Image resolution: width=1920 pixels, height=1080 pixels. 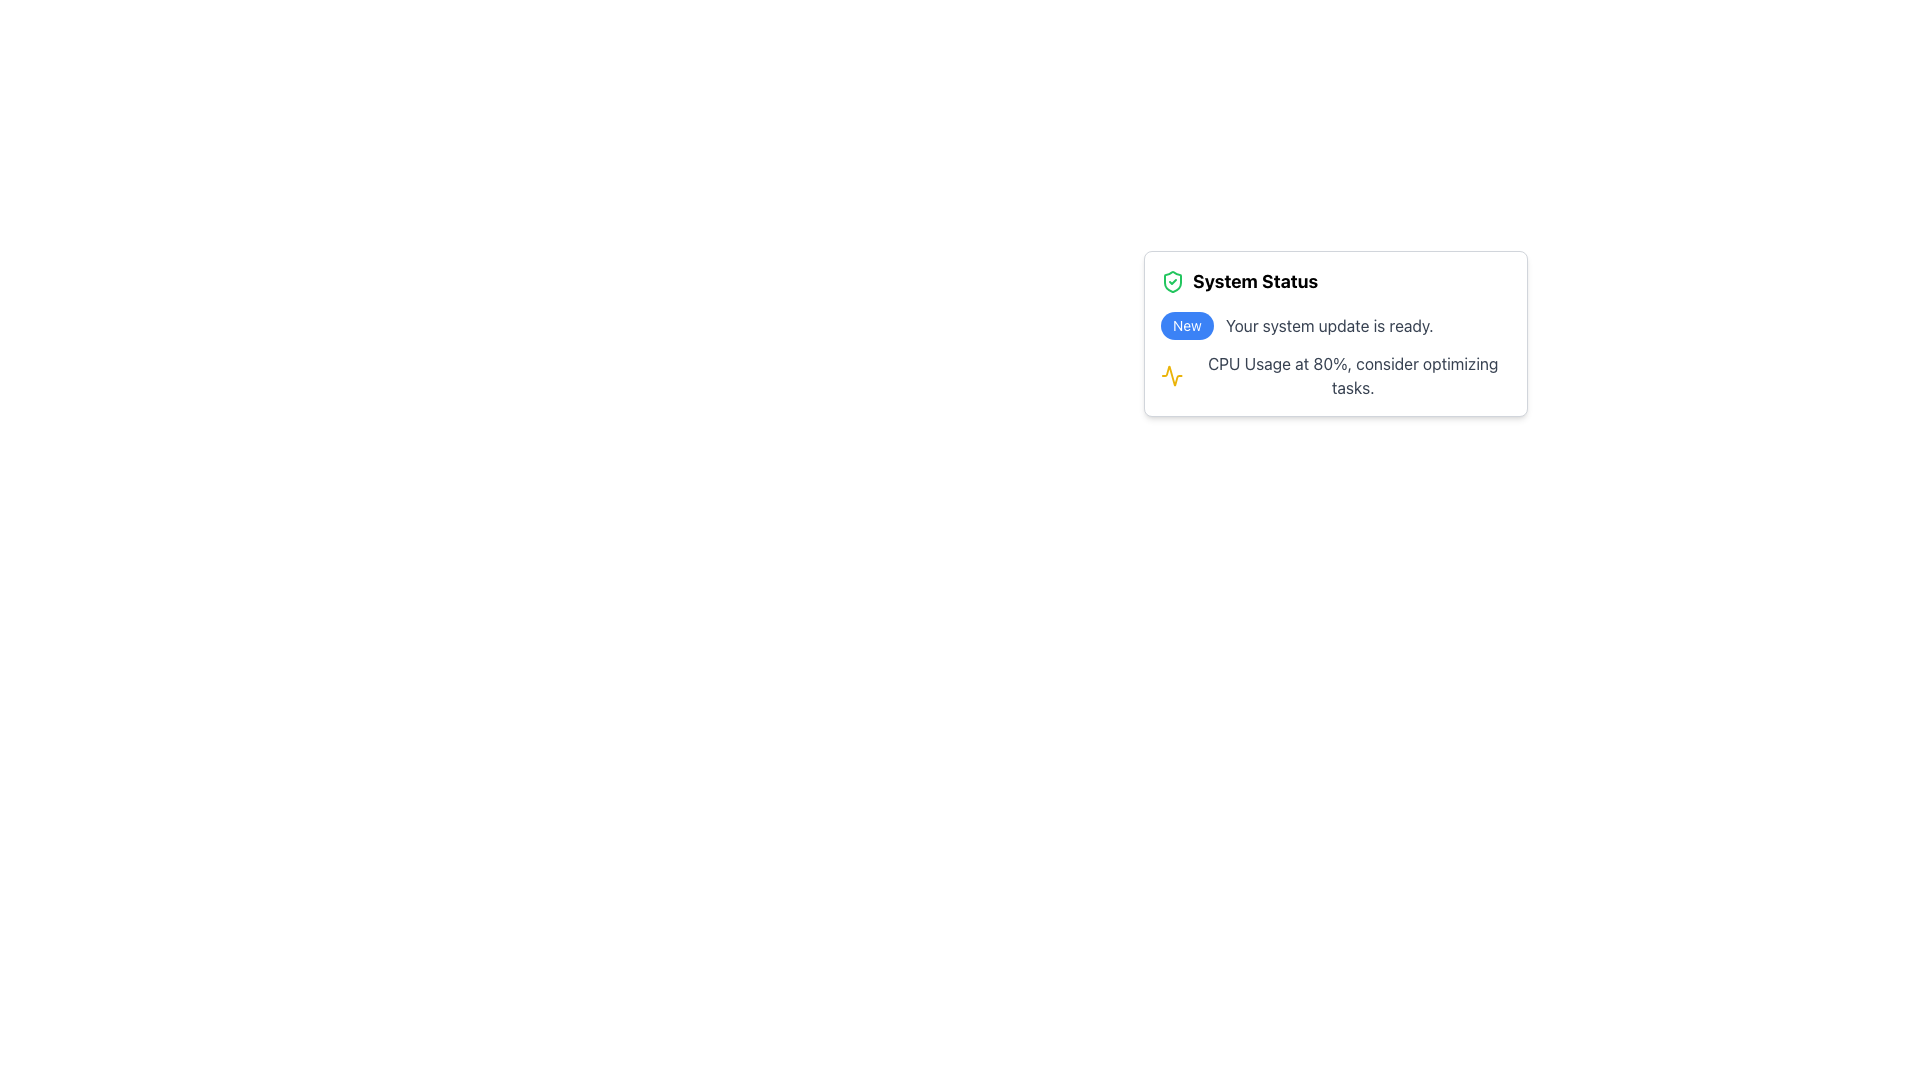 I want to click on the static text element that reads 'Your system update is ready.' which is styled in gray and located in the middle section of the 'System Status' card interface, so click(x=1329, y=325).